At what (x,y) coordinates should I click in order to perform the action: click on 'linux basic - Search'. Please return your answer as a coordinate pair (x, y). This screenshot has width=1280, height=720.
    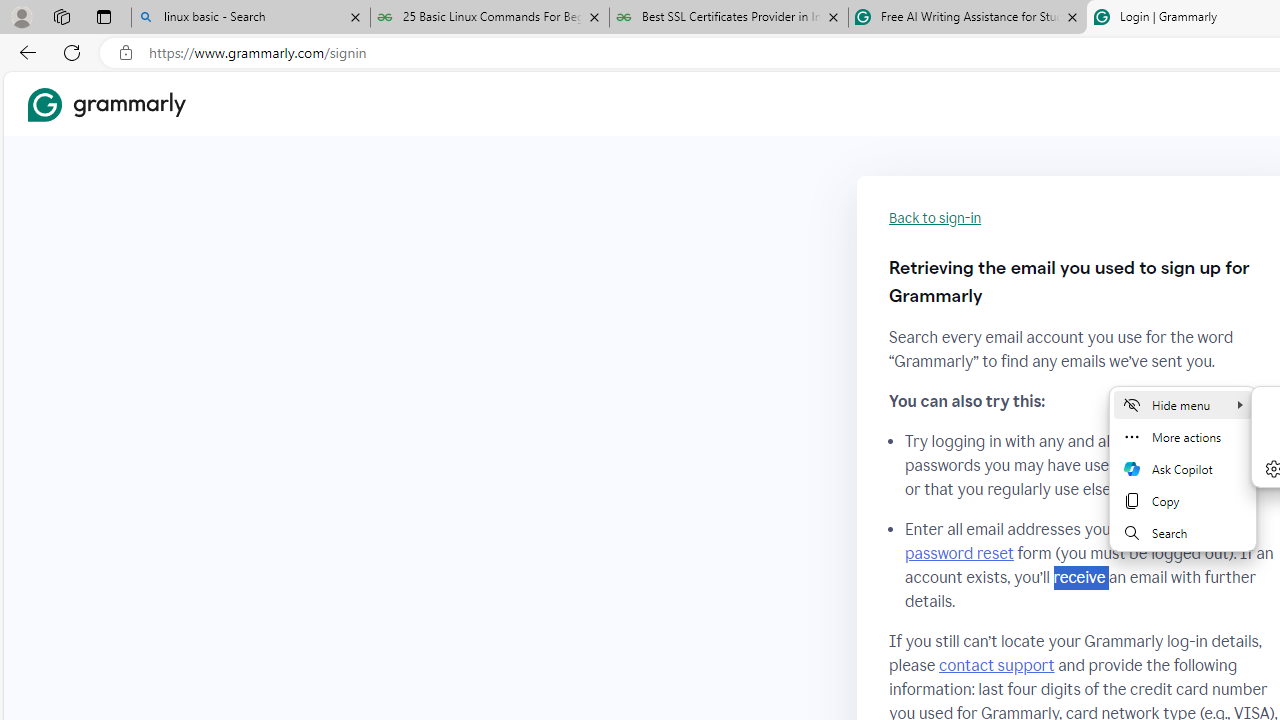
    Looking at the image, I should click on (249, 17).